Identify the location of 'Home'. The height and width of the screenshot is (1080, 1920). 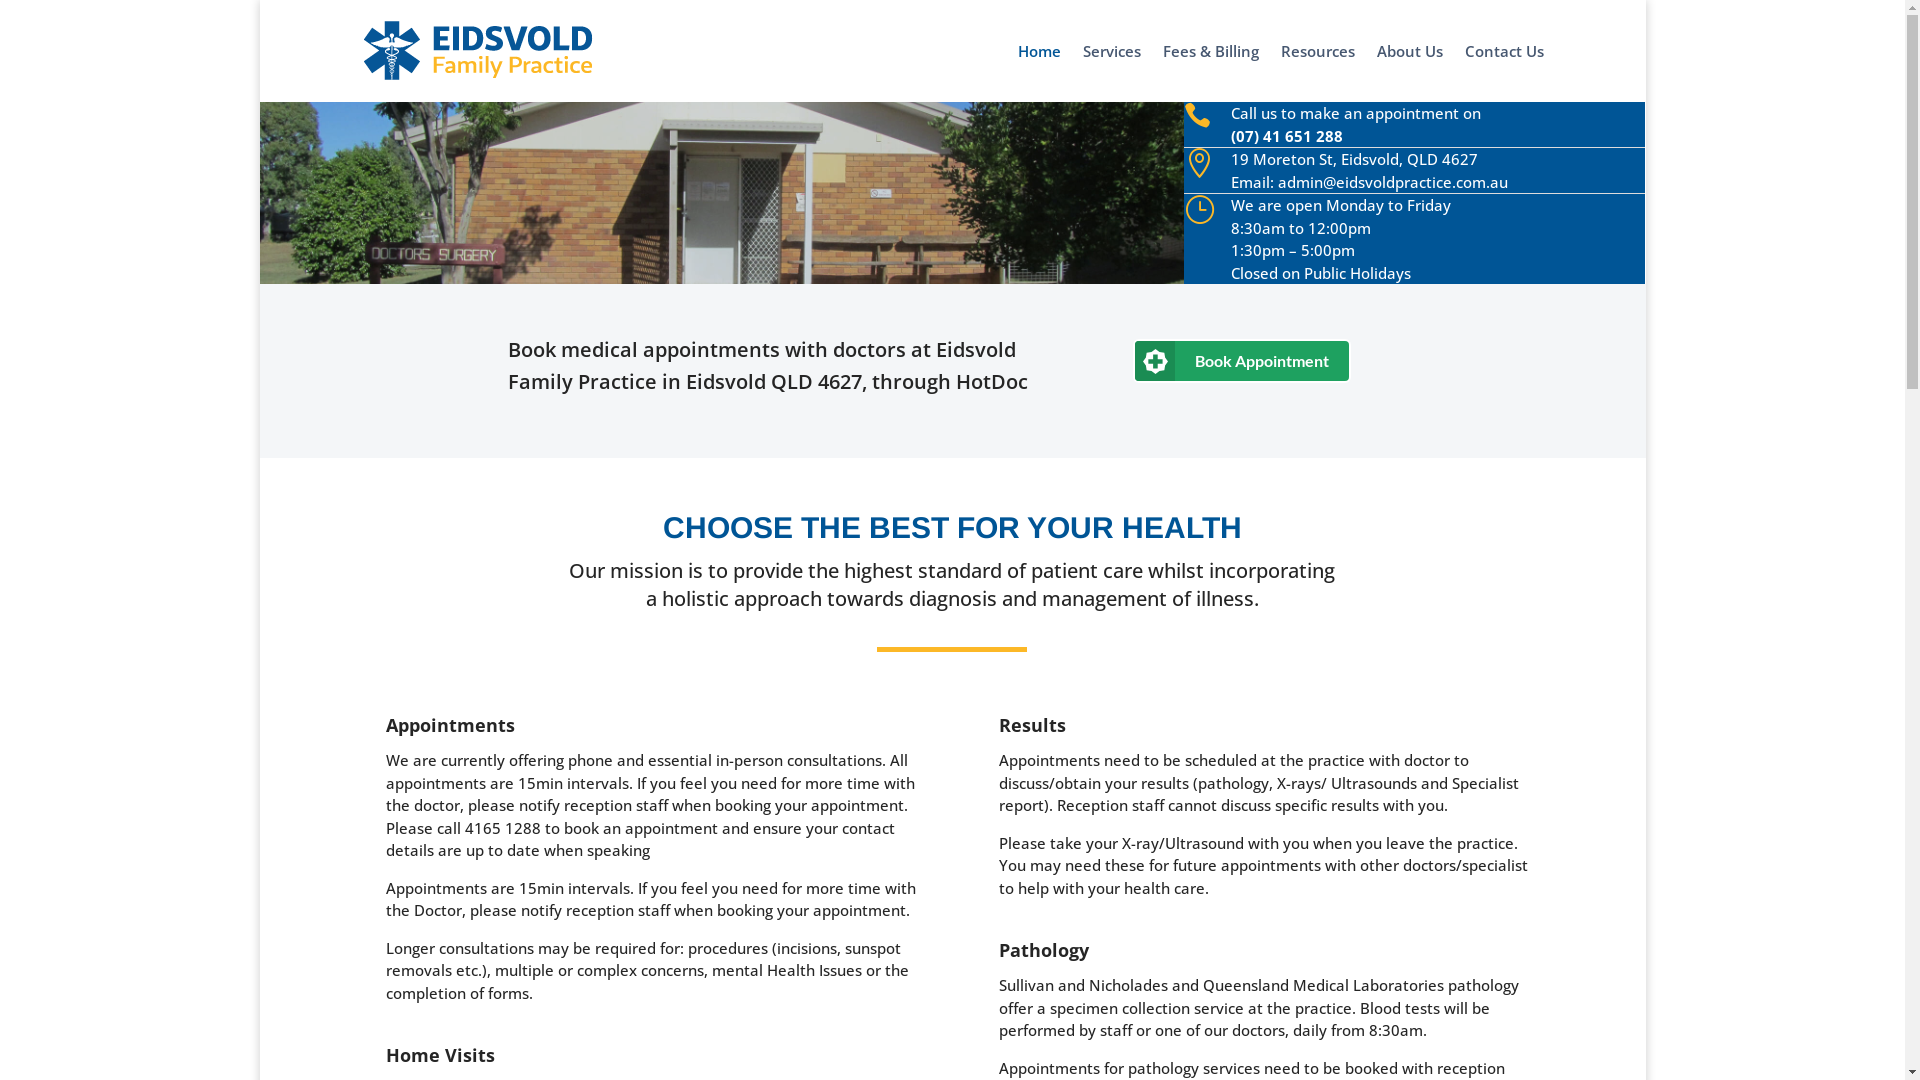
(1039, 72).